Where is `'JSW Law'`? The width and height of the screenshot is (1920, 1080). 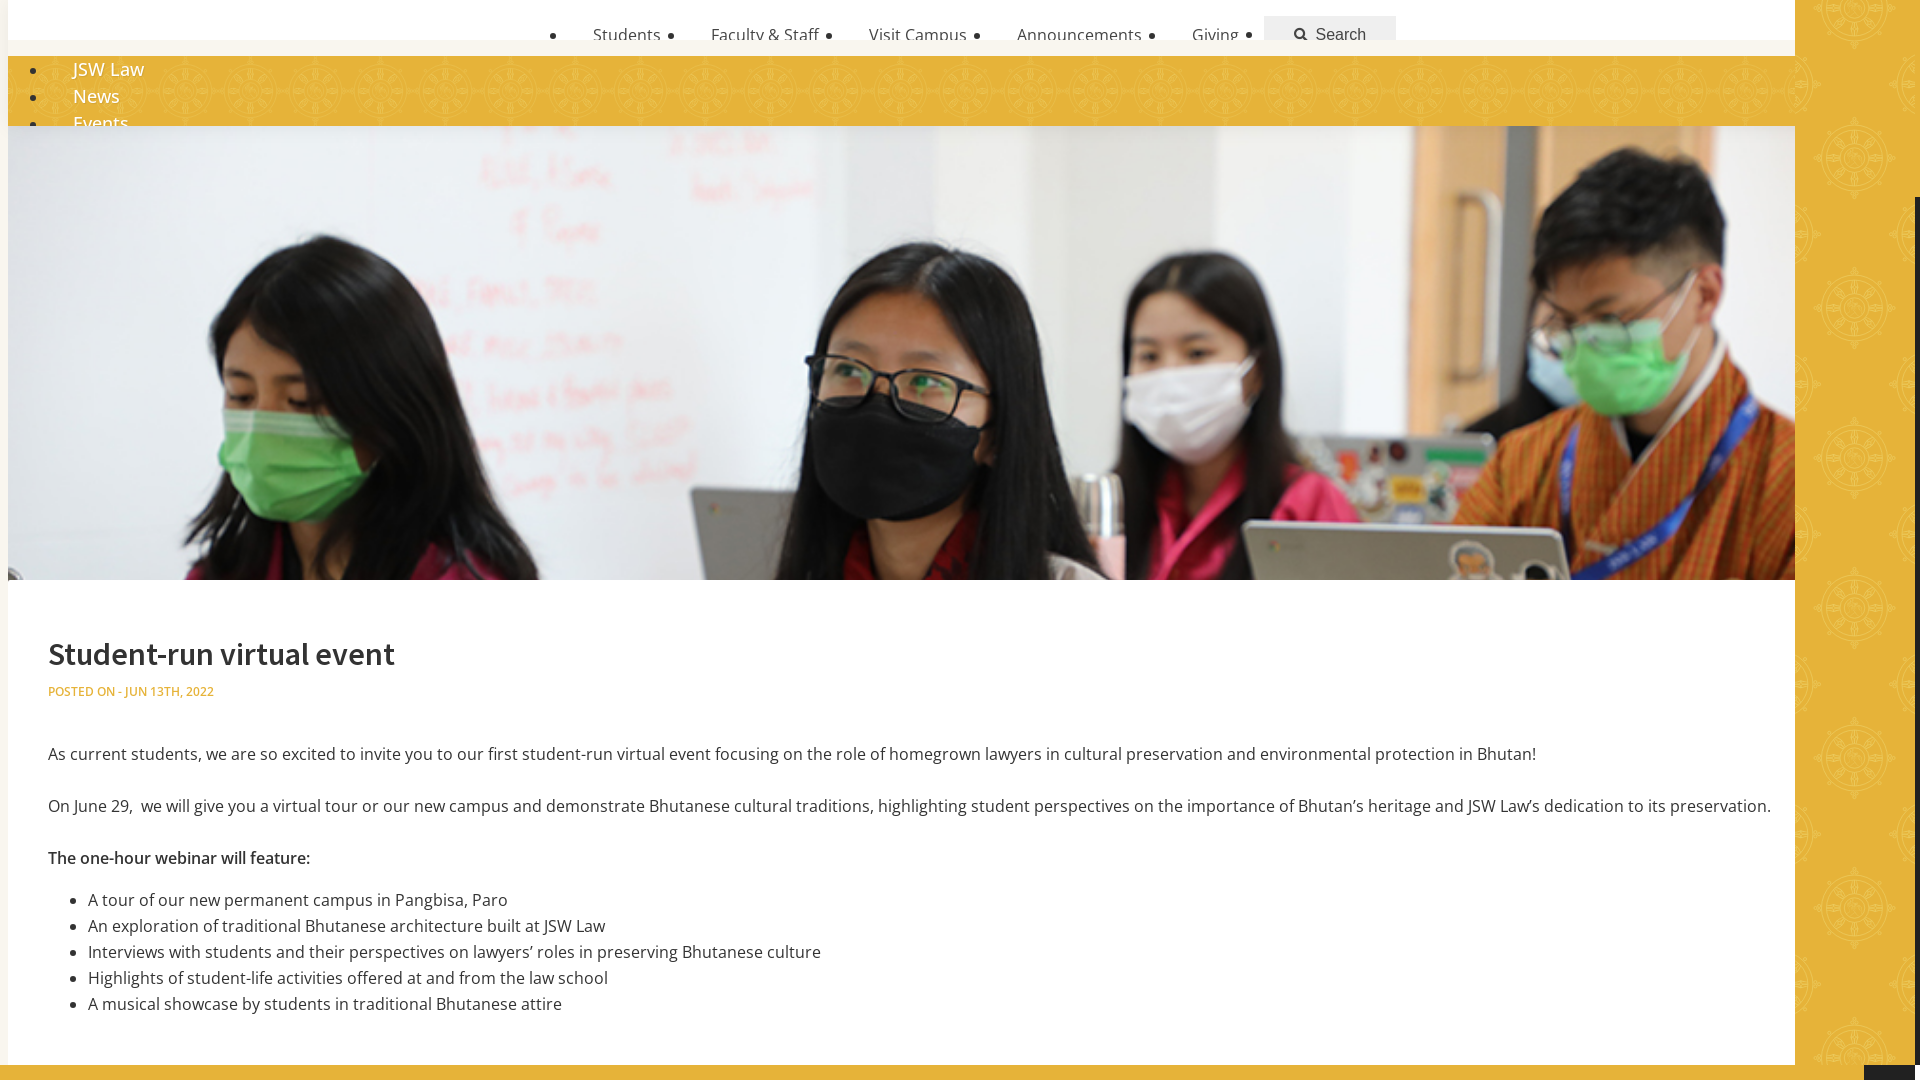 'JSW Law' is located at coordinates (48, 68).